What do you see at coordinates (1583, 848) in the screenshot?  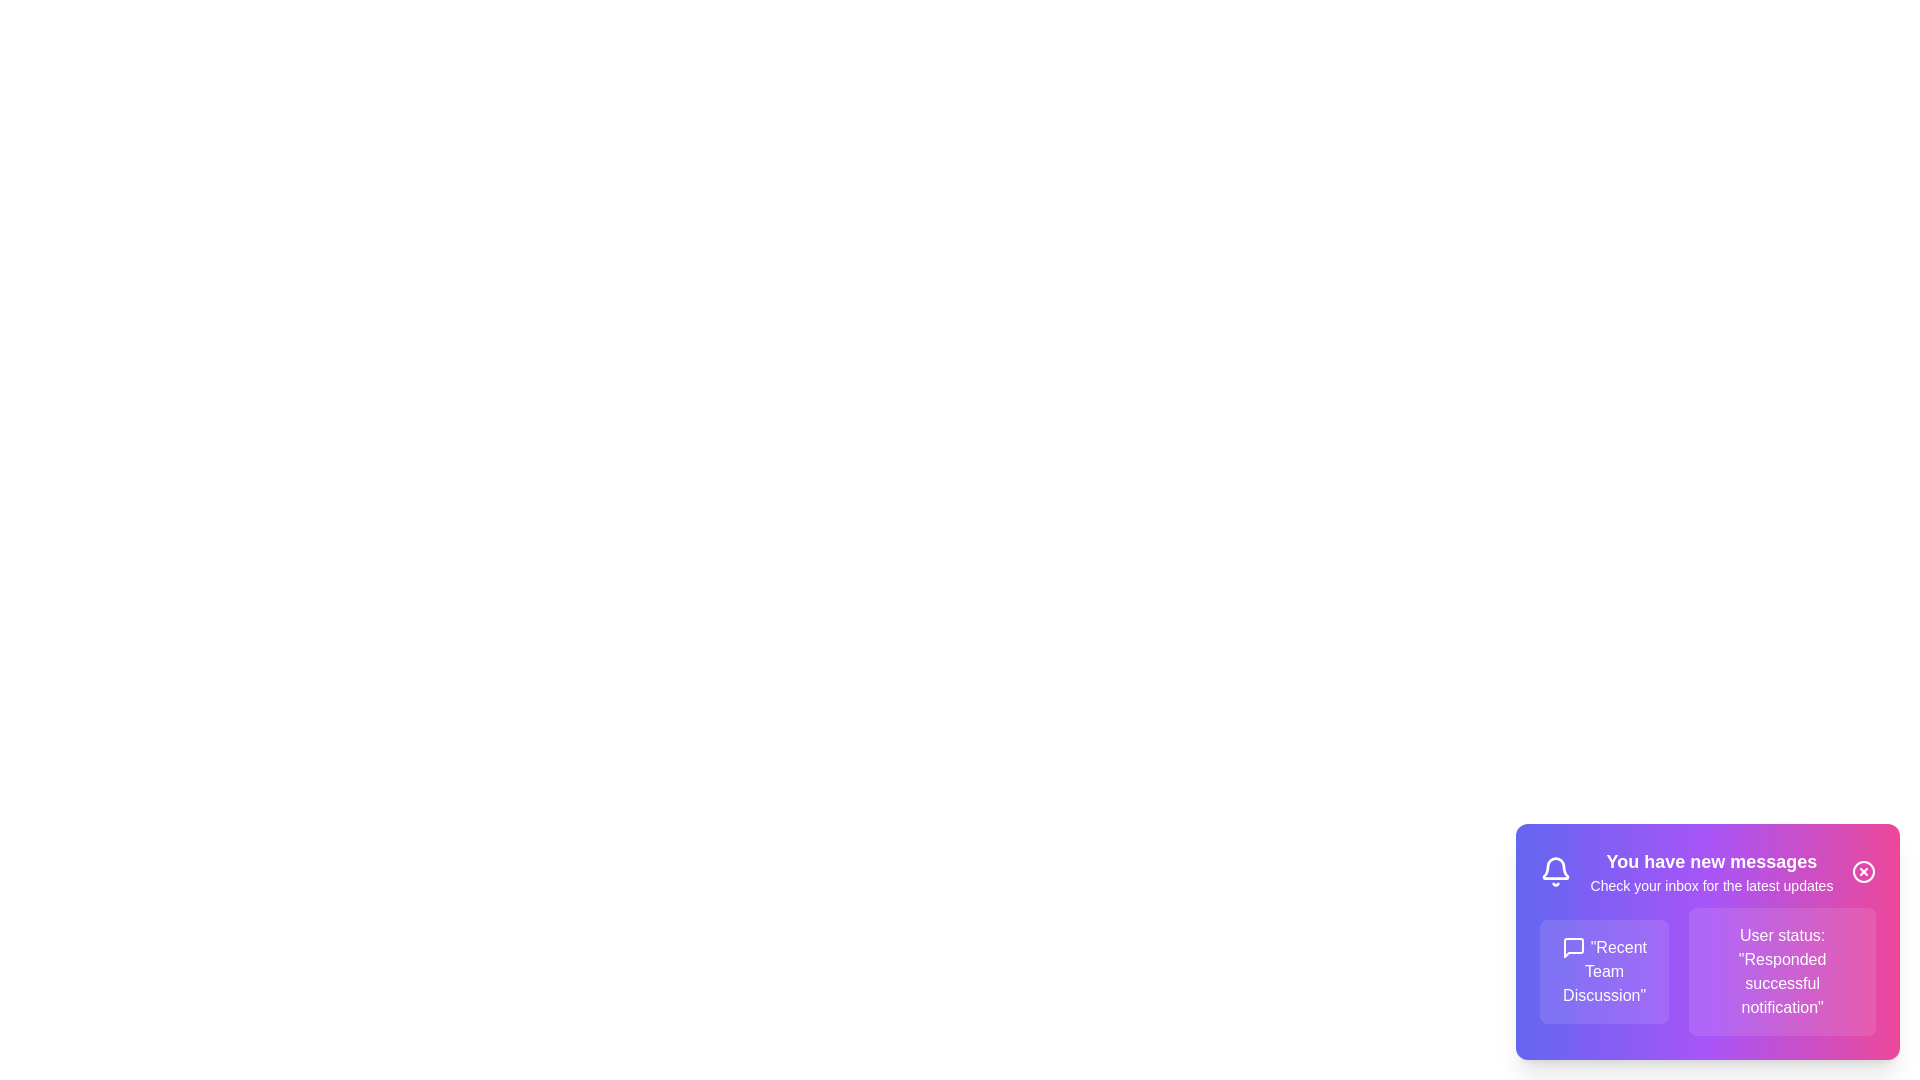 I see `the notification text and copy it to the clipboard` at bounding box center [1583, 848].